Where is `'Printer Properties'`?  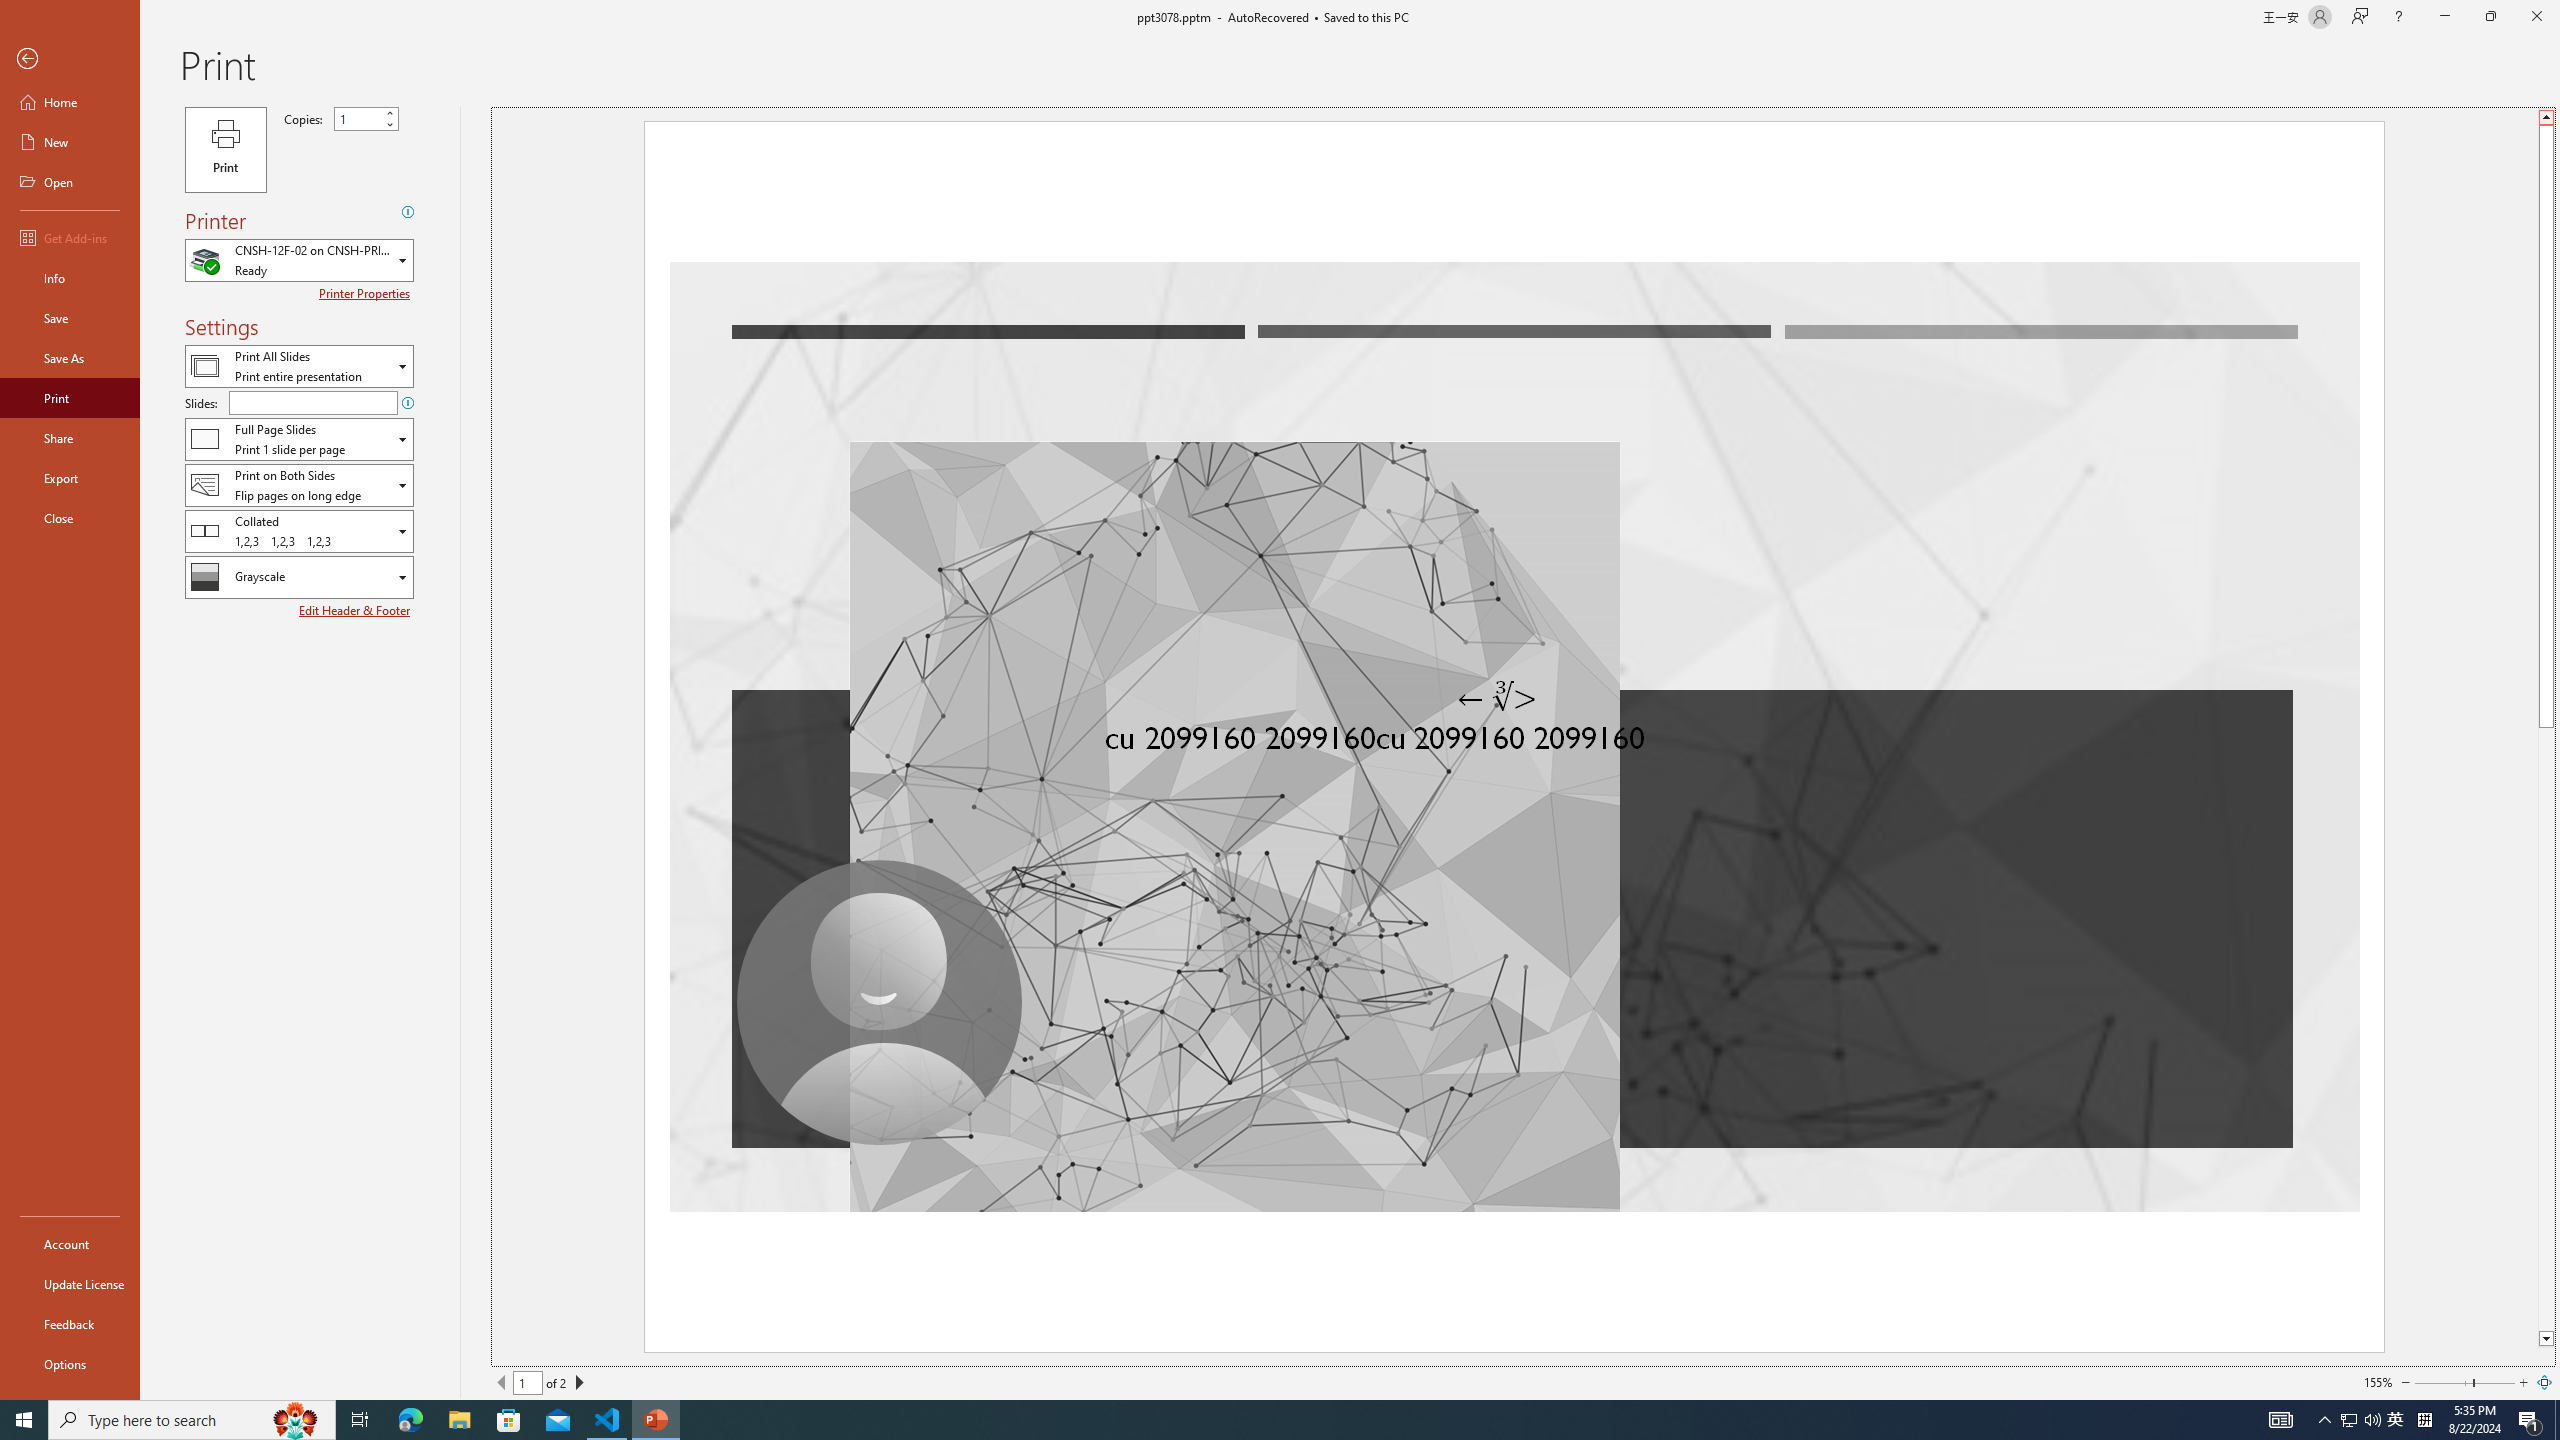 'Printer Properties' is located at coordinates (366, 292).